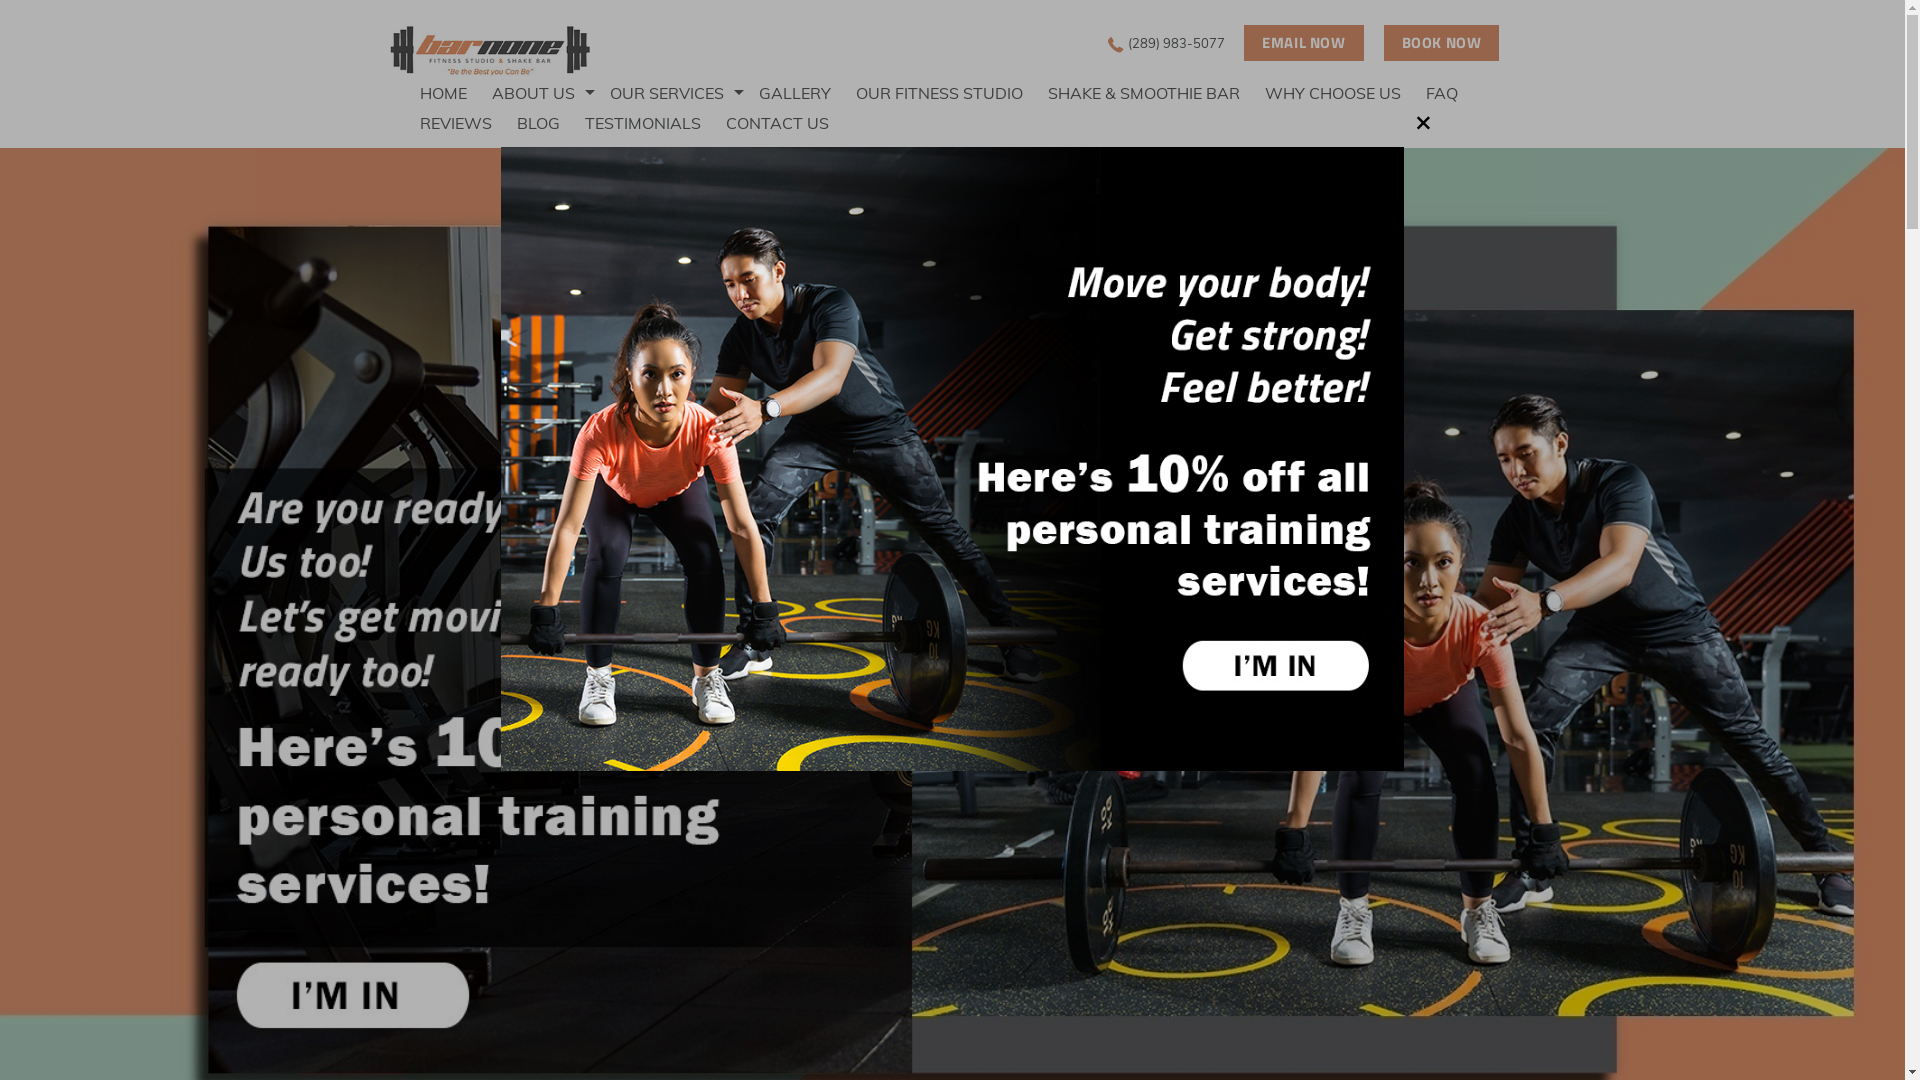 The image size is (1920, 1080). Describe the element at coordinates (467, 123) in the screenshot. I see `'REVIEWS'` at that location.